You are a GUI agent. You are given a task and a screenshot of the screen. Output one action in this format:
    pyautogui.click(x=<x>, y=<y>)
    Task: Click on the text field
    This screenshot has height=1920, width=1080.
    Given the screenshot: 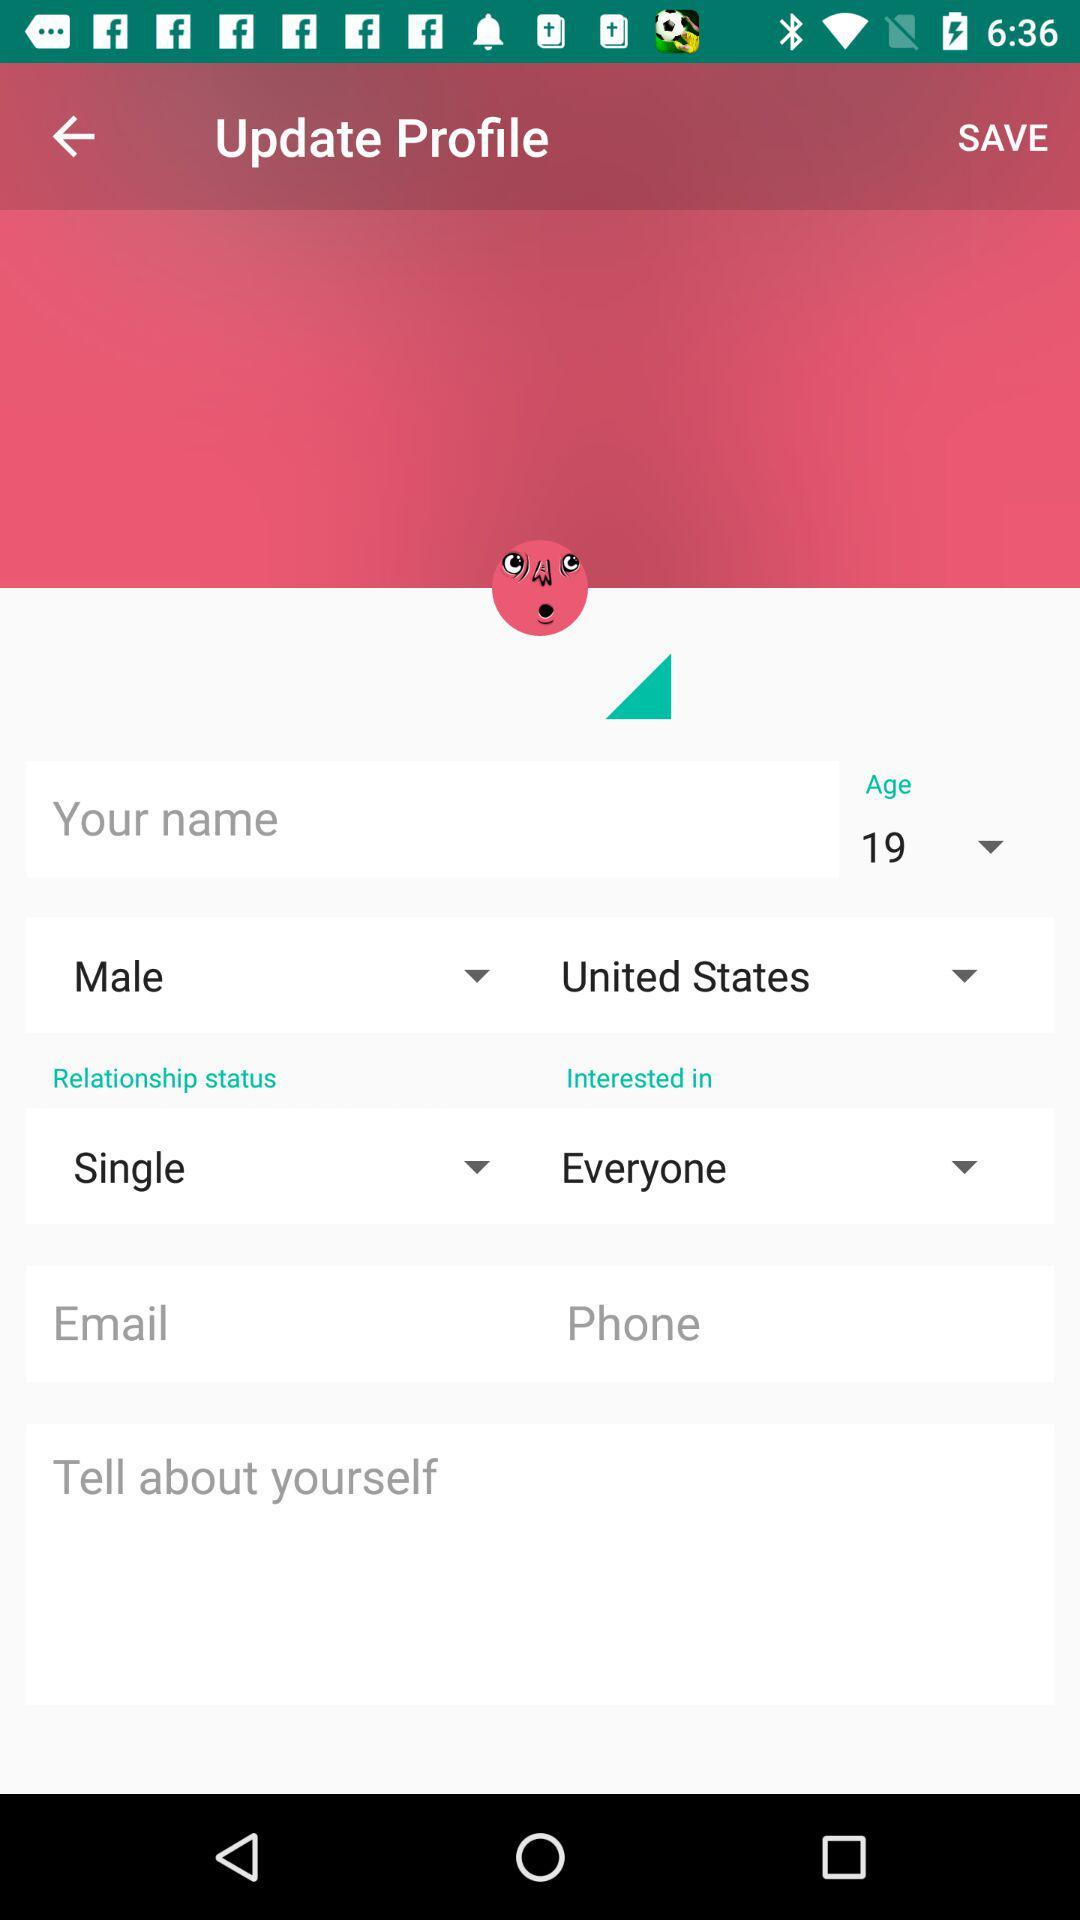 What is the action you would take?
    pyautogui.click(x=540, y=1563)
    